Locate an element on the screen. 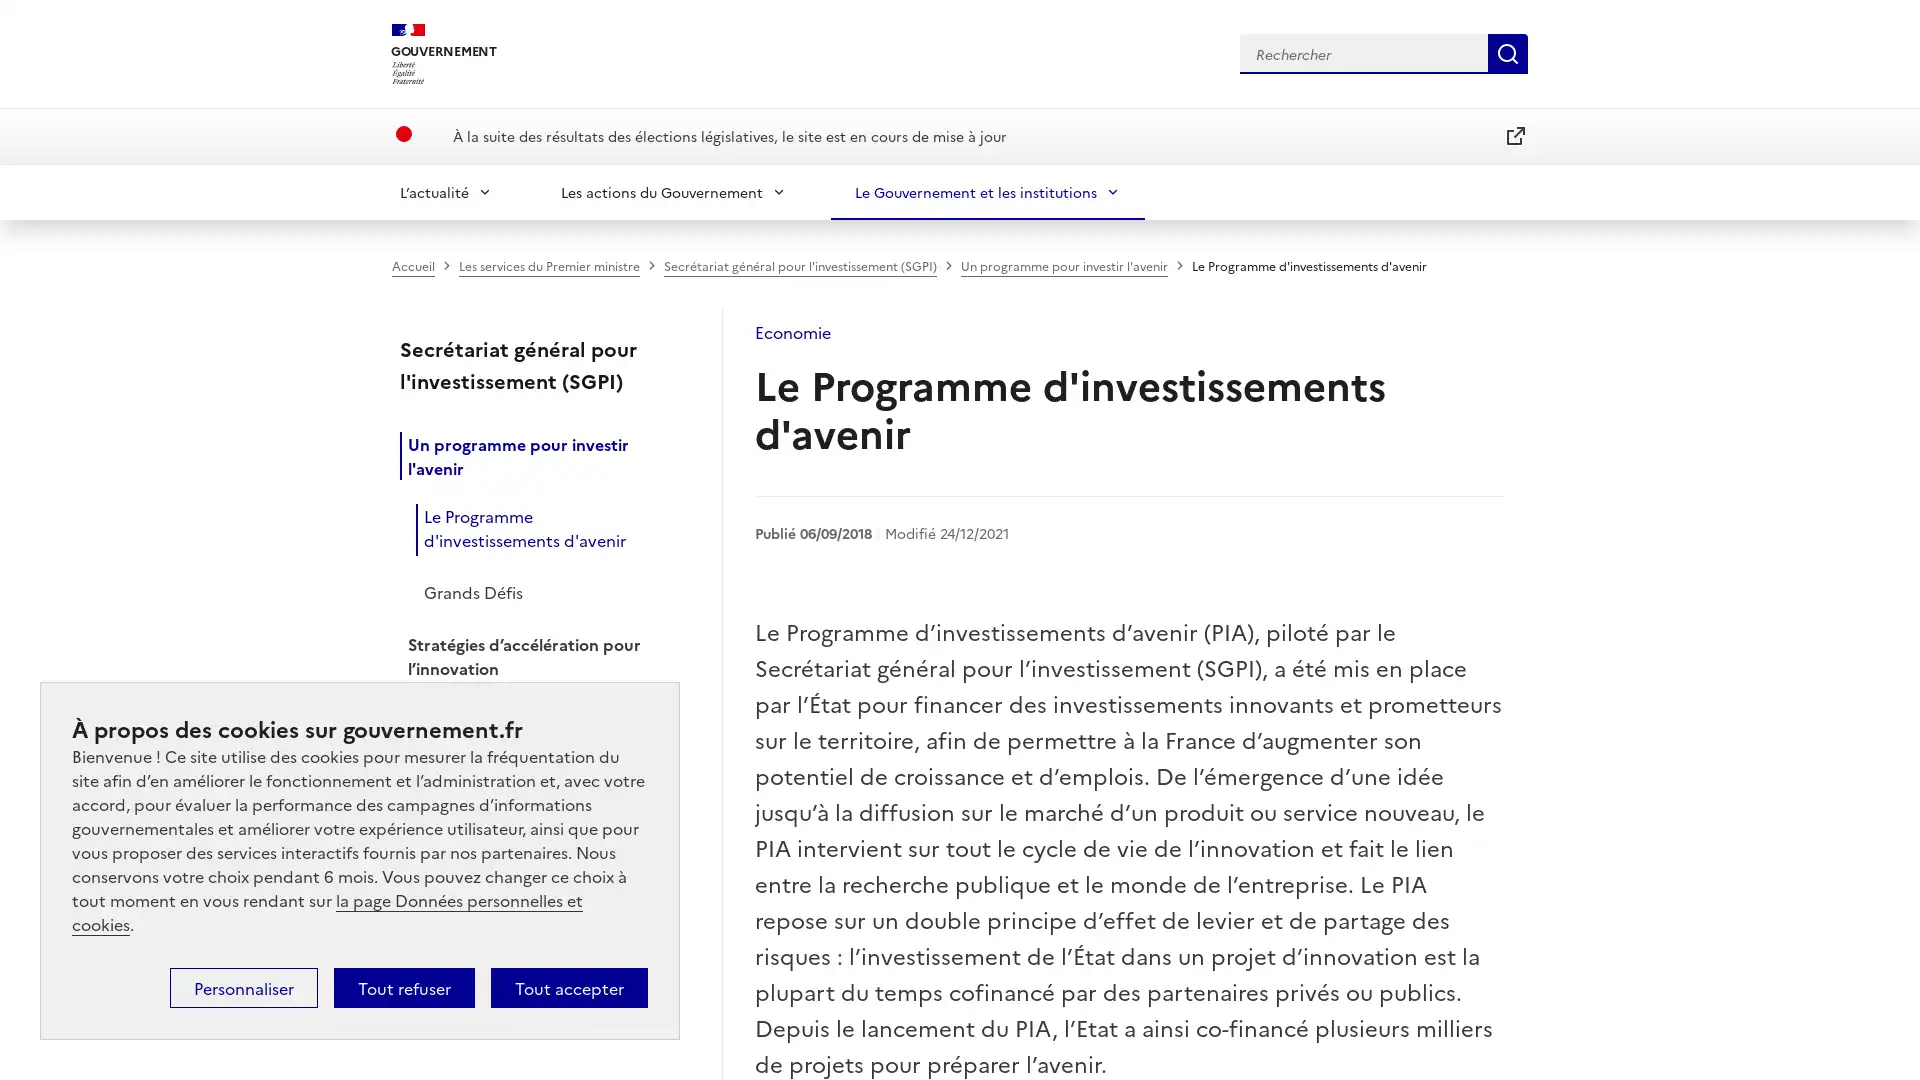  Lactualite is located at coordinates (445, 191).